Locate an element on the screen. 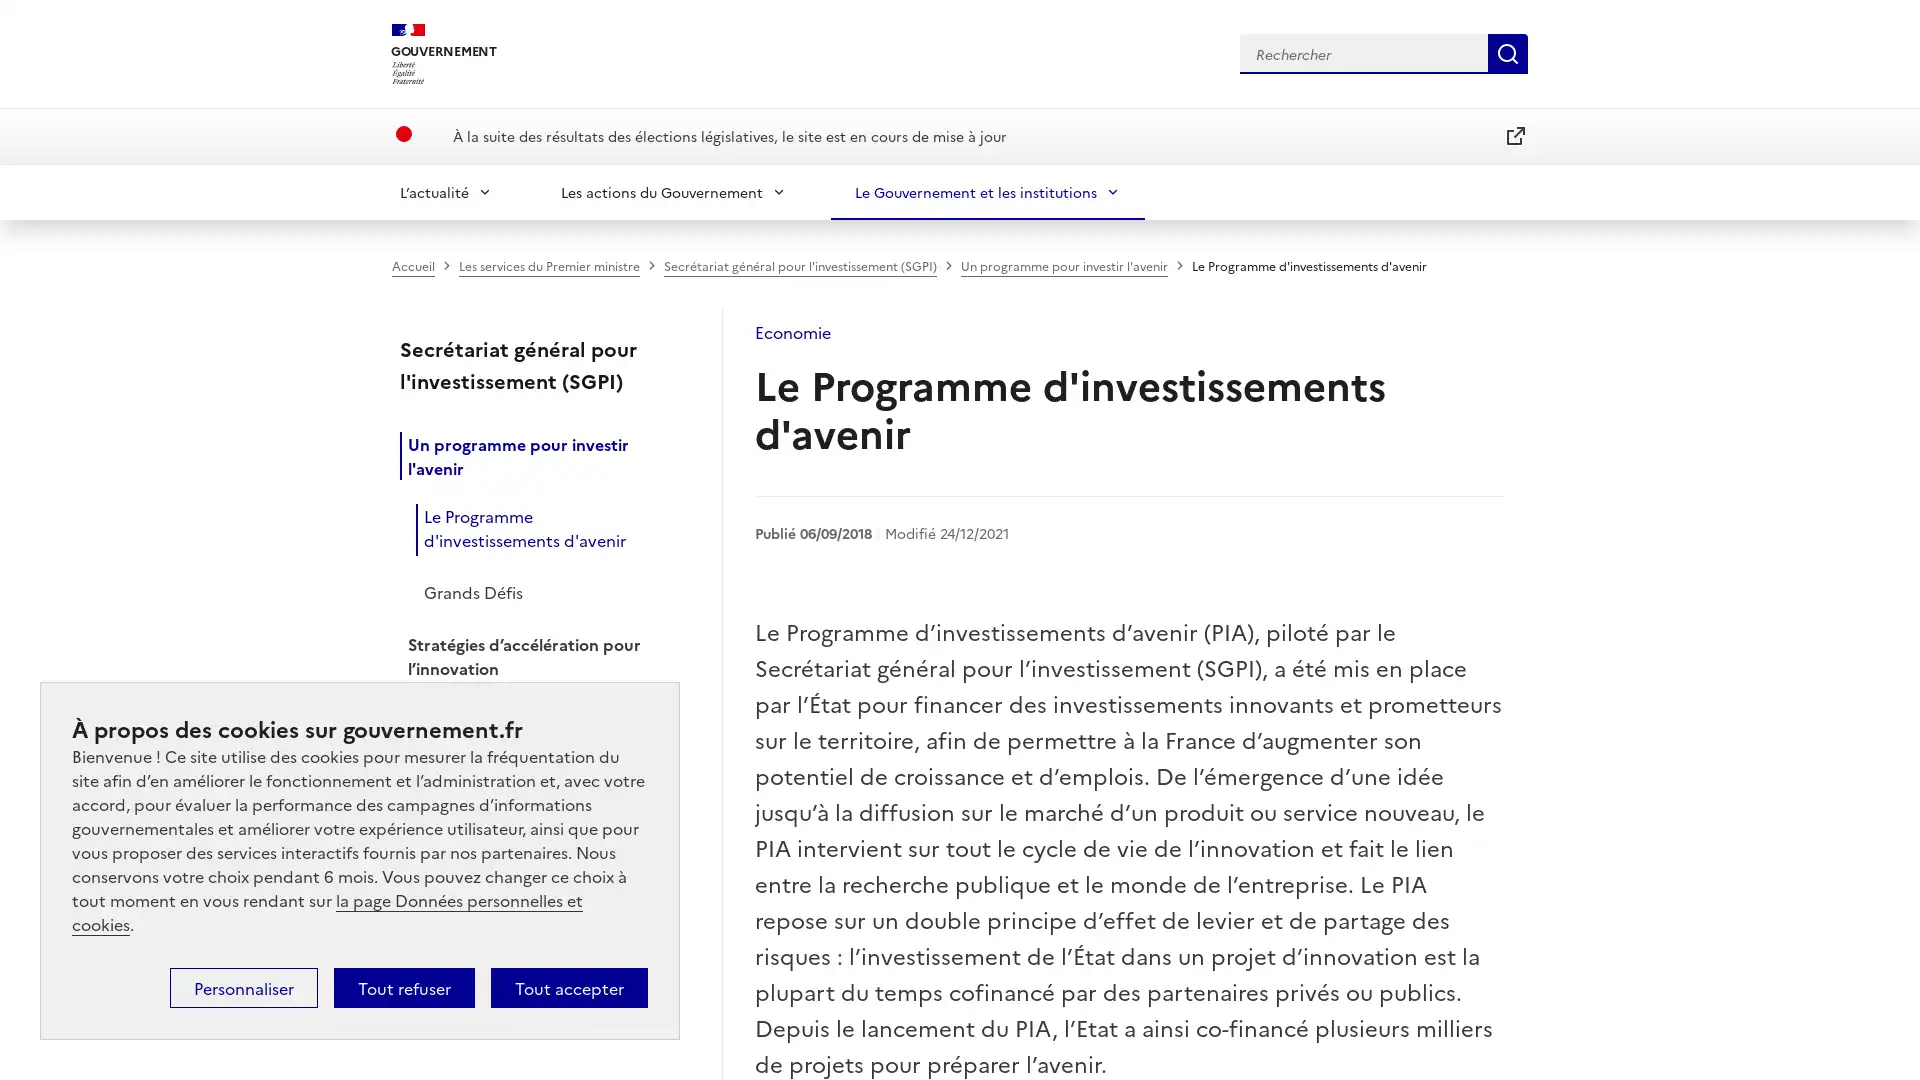  Lactualite is located at coordinates (445, 191).